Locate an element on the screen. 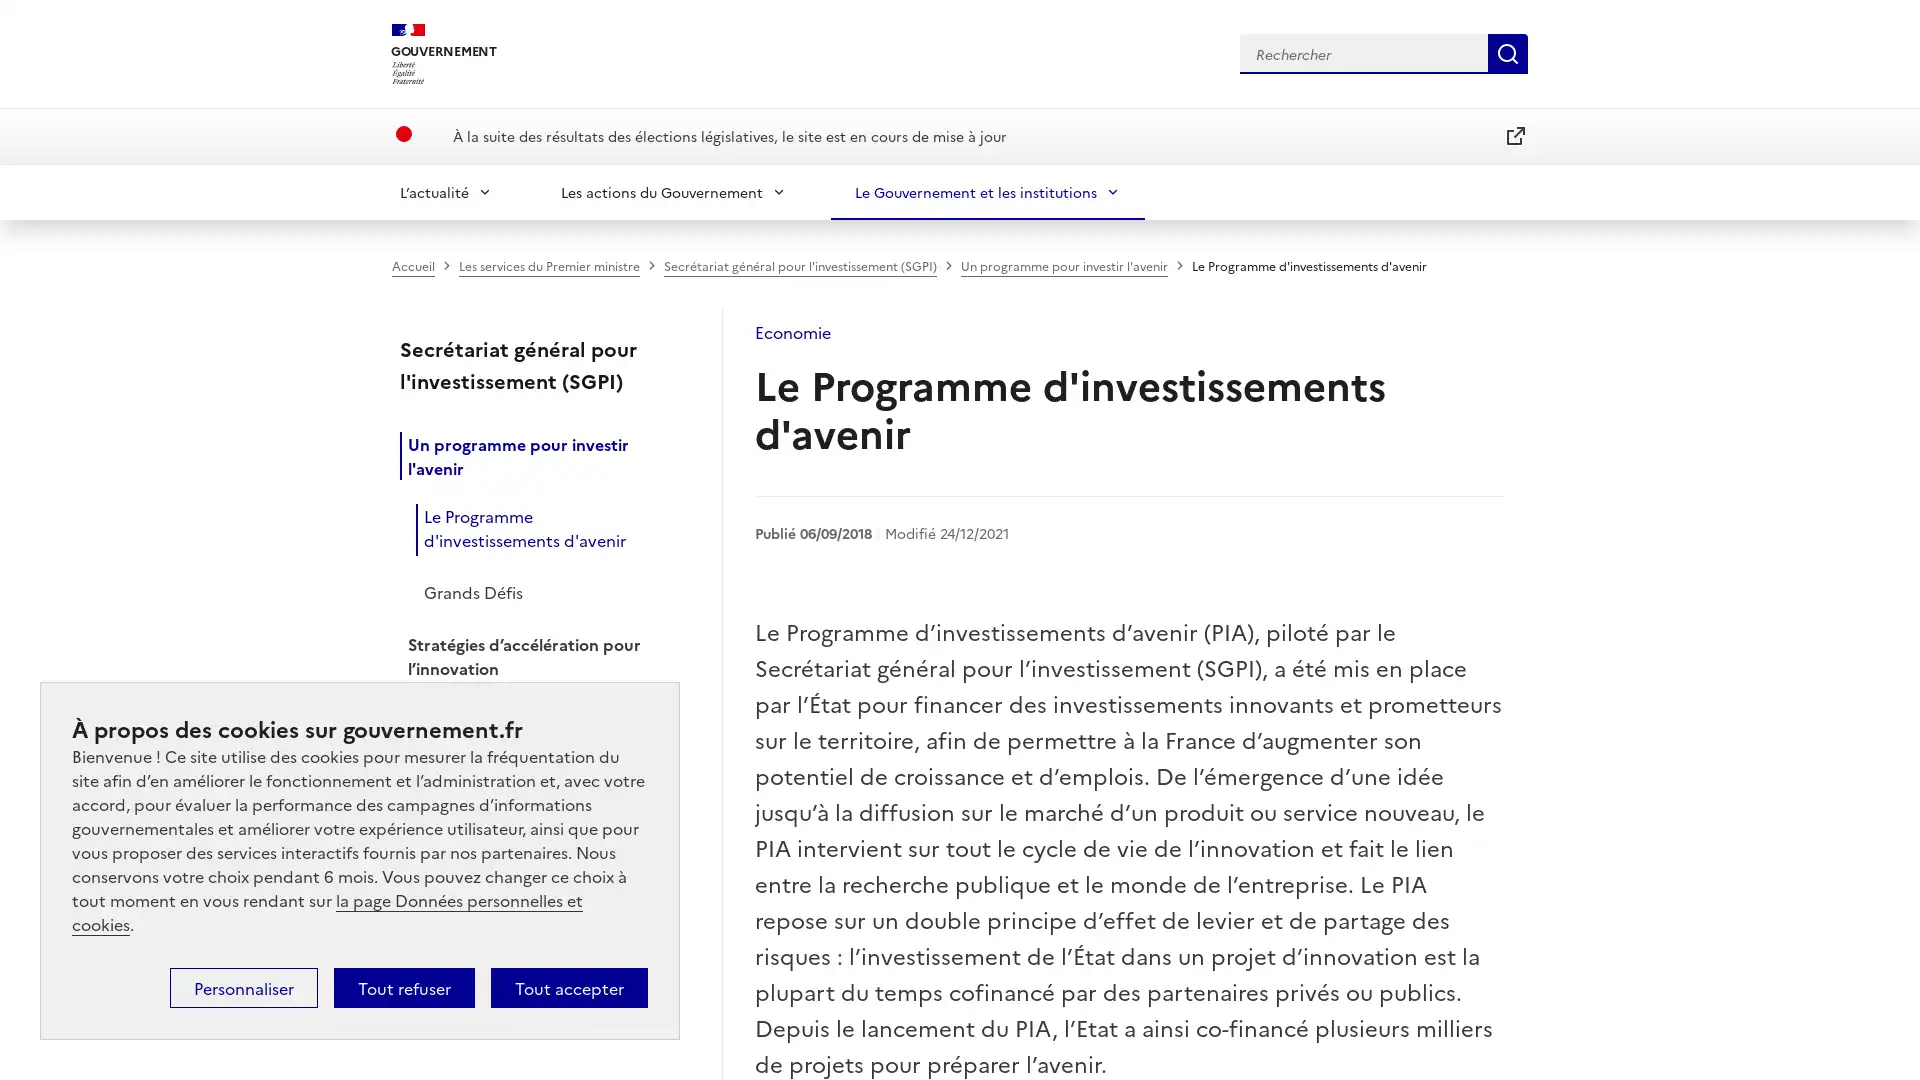  Lactualite is located at coordinates (445, 191).